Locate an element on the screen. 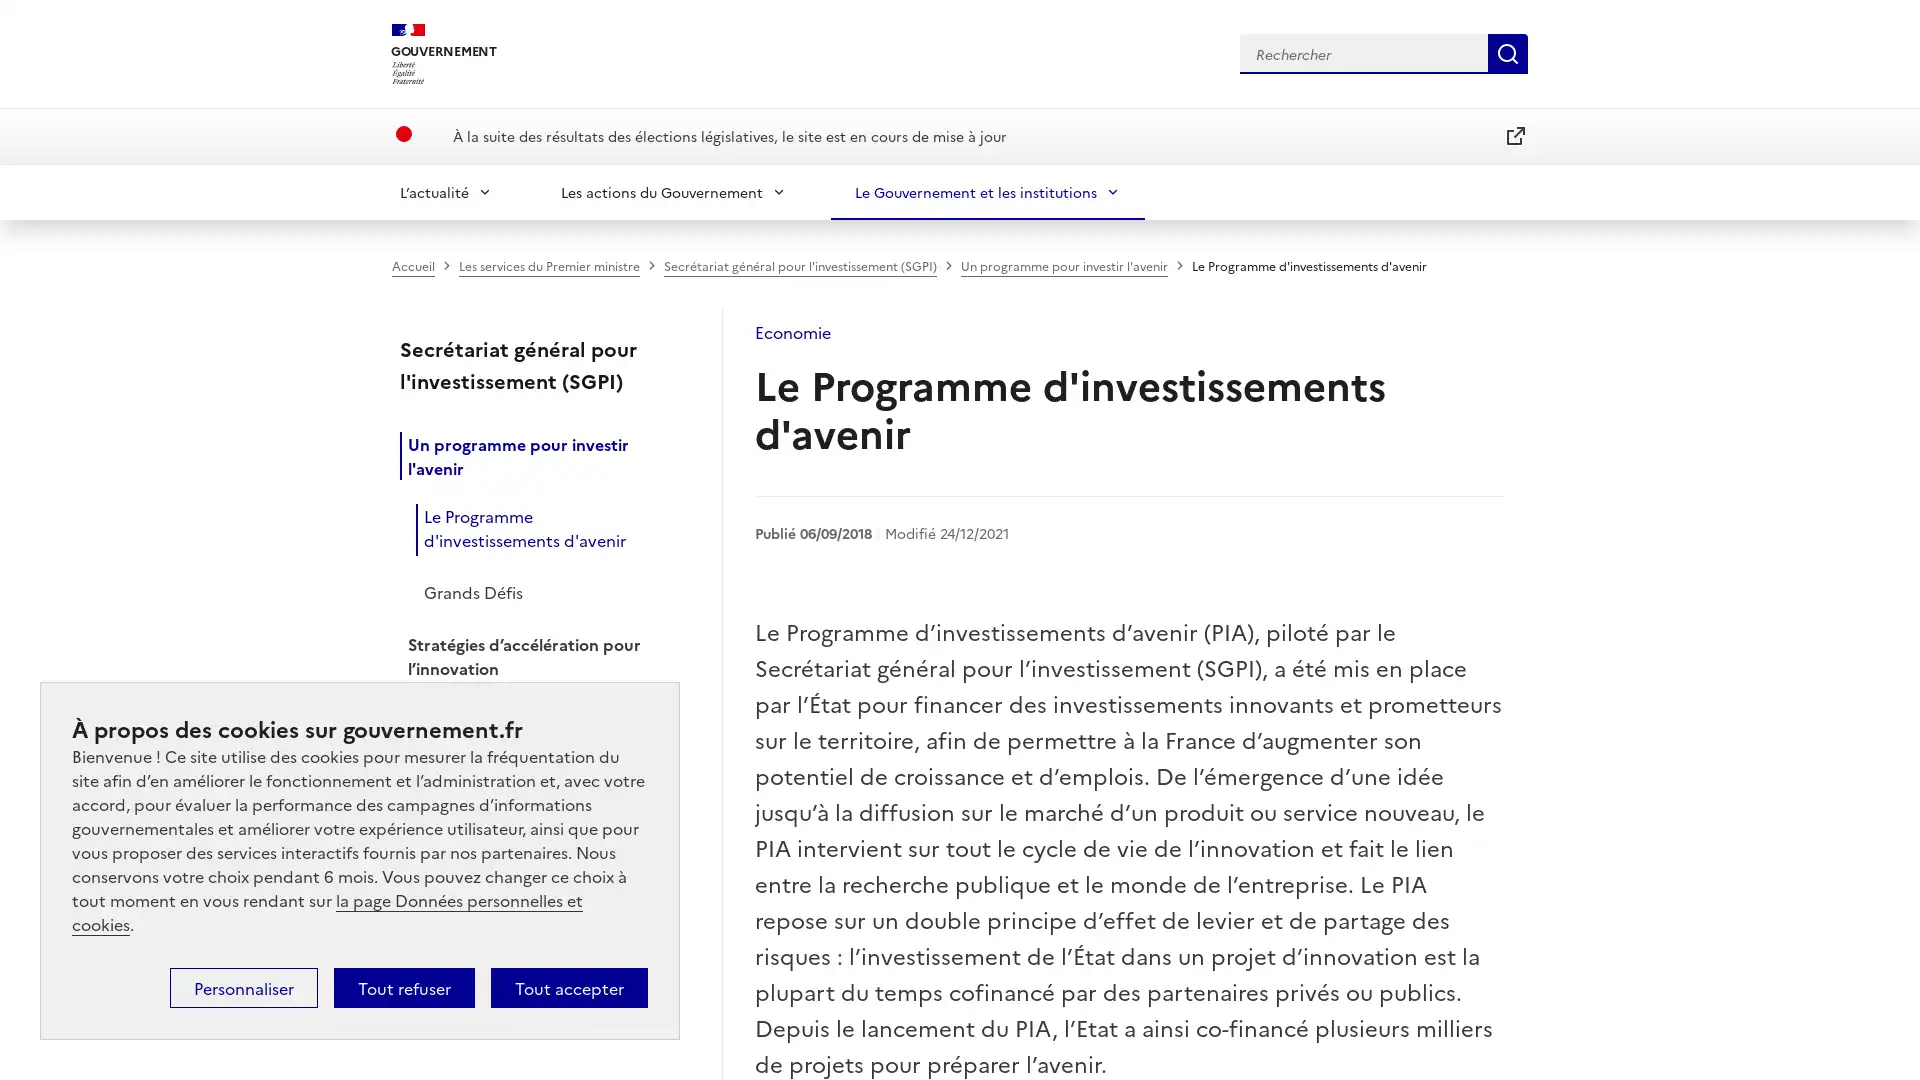  Lactualite is located at coordinates (445, 191).